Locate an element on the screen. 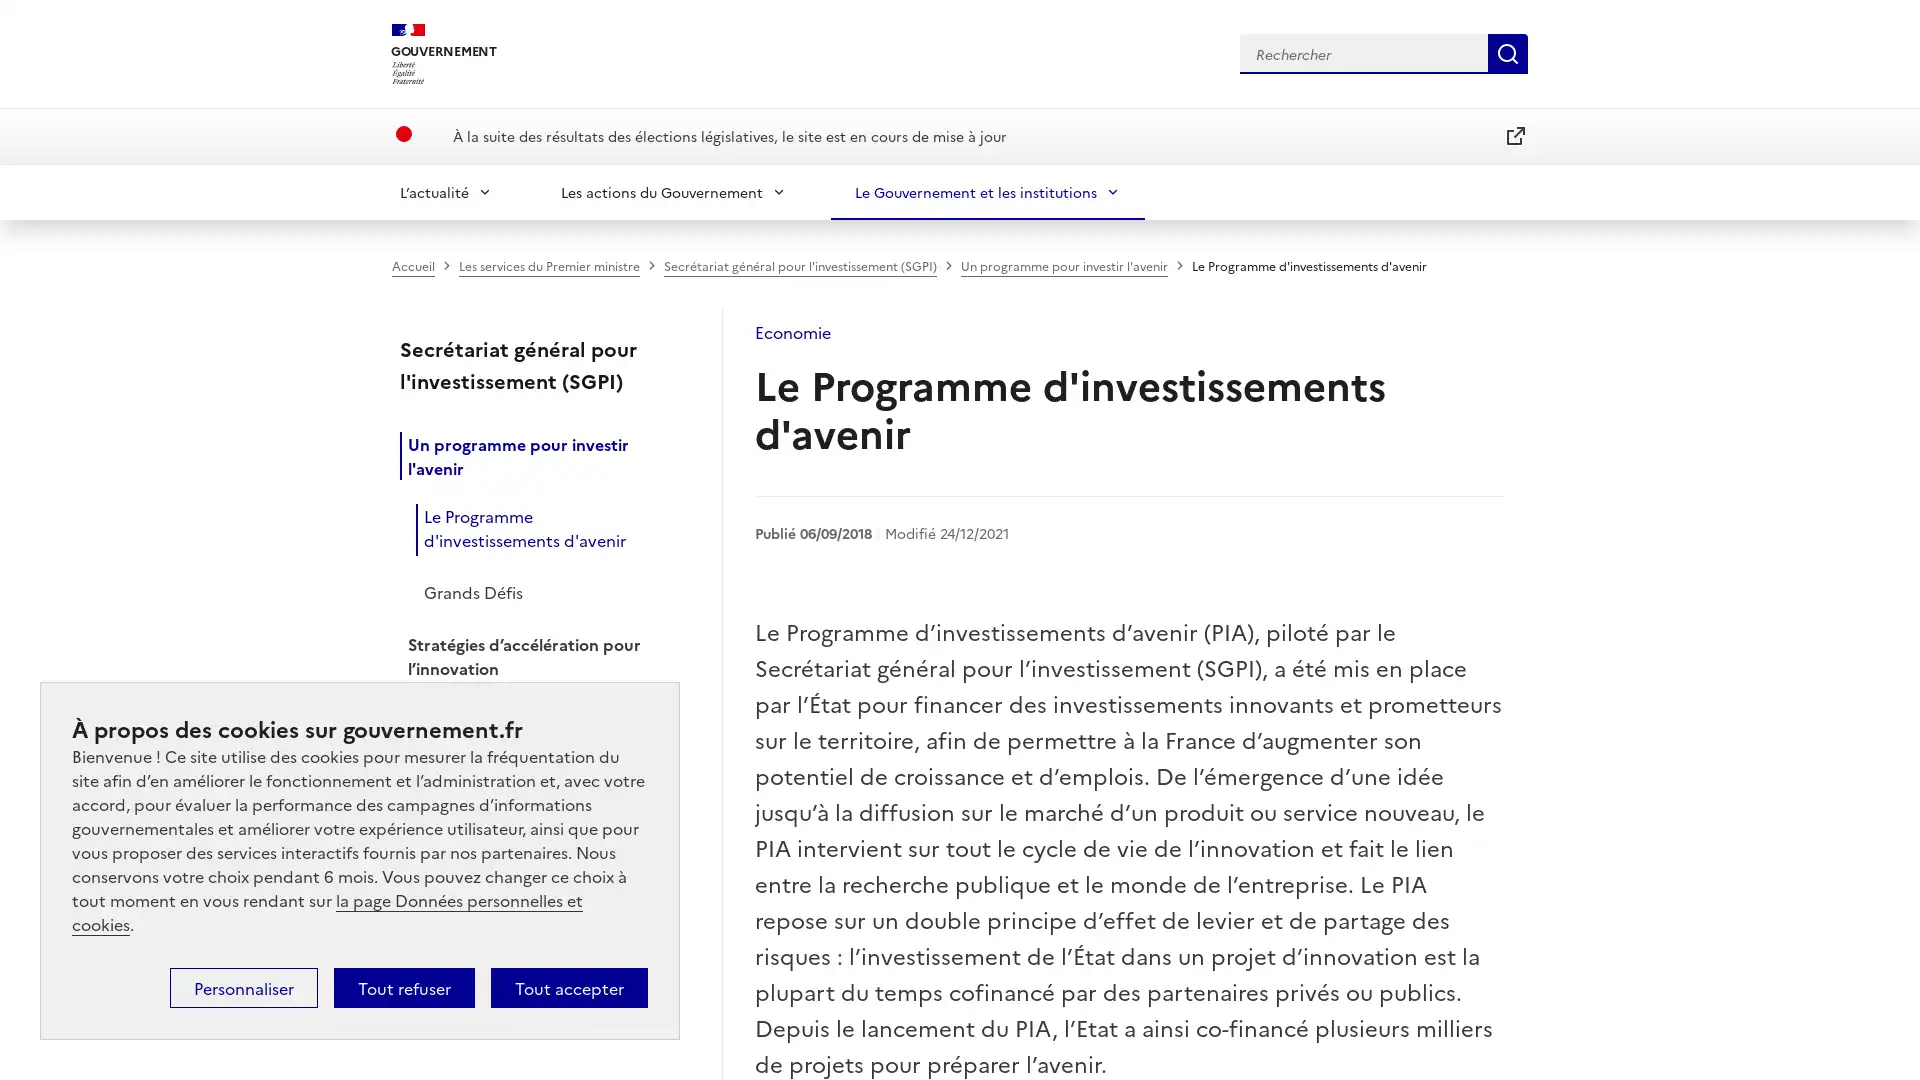  Lactualite is located at coordinates (445, 191).